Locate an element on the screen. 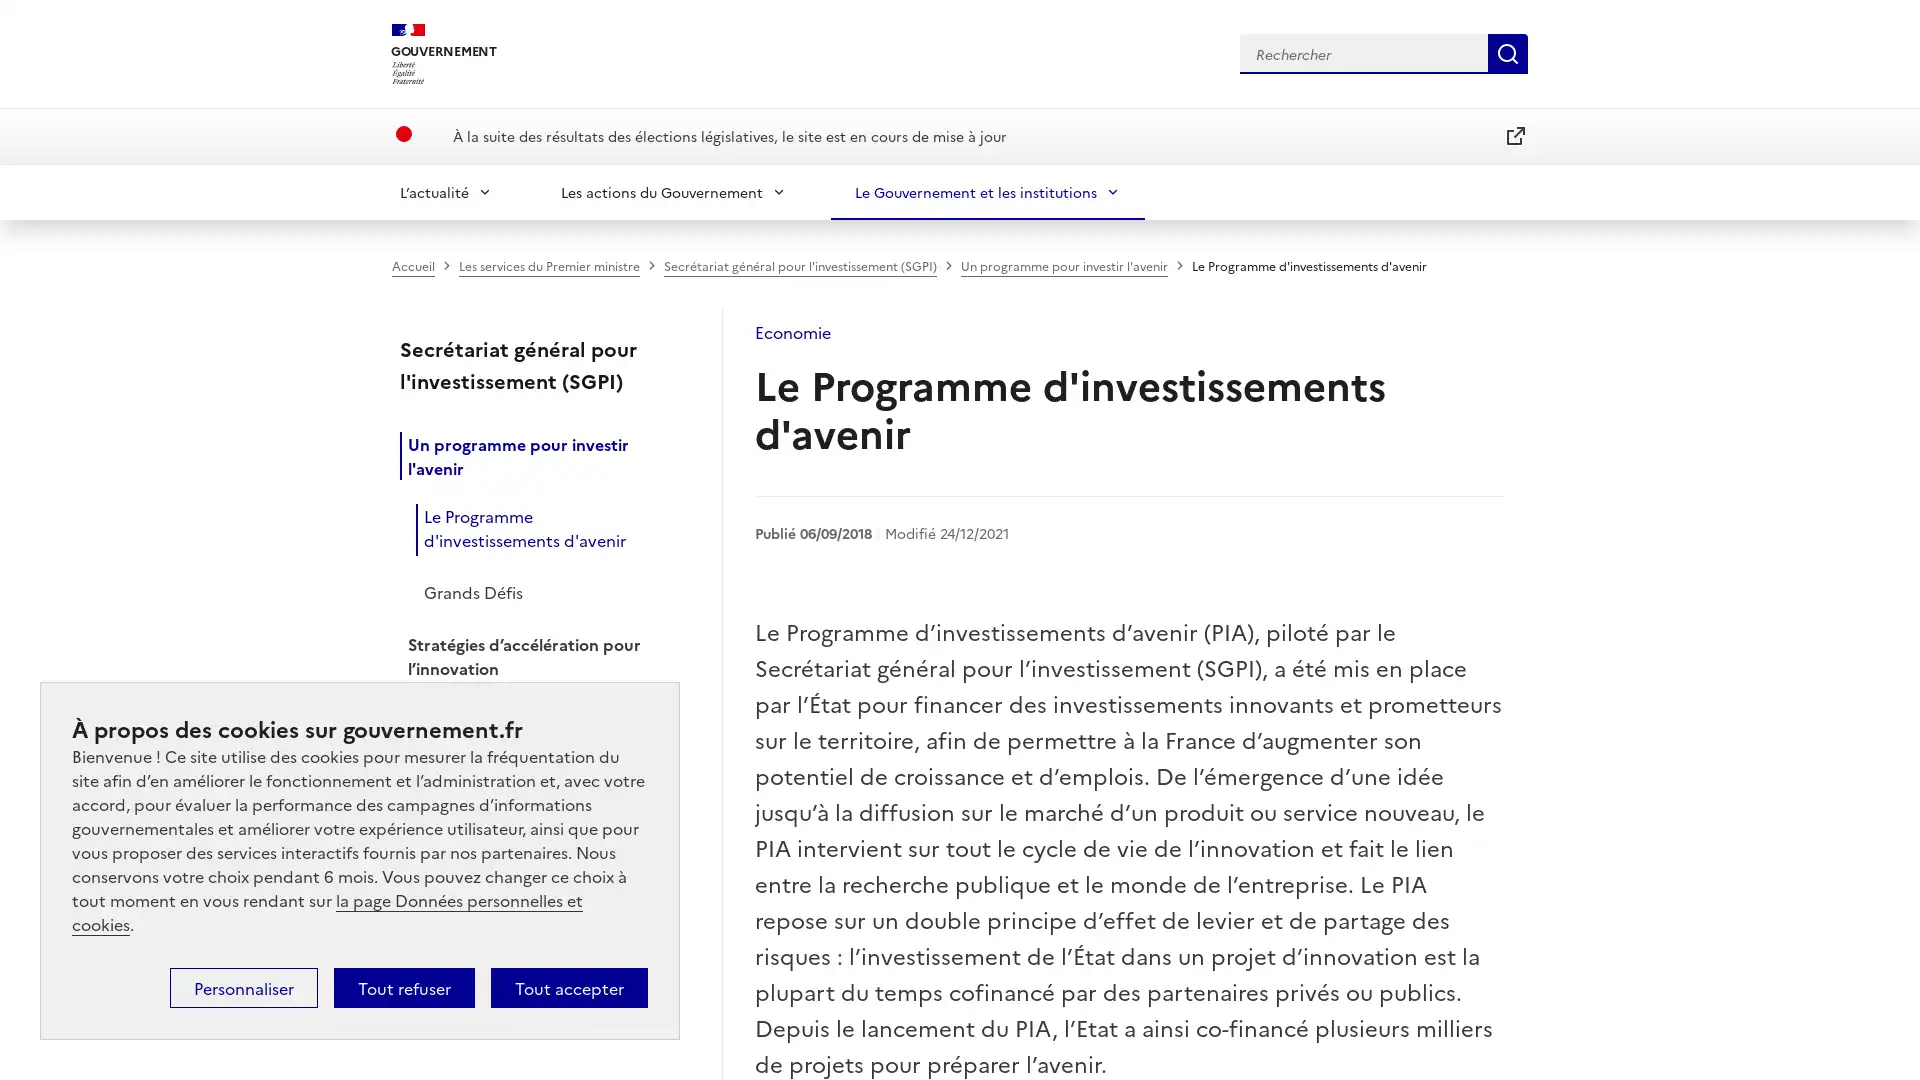  Lactualite is located at coordinates (445, 191).